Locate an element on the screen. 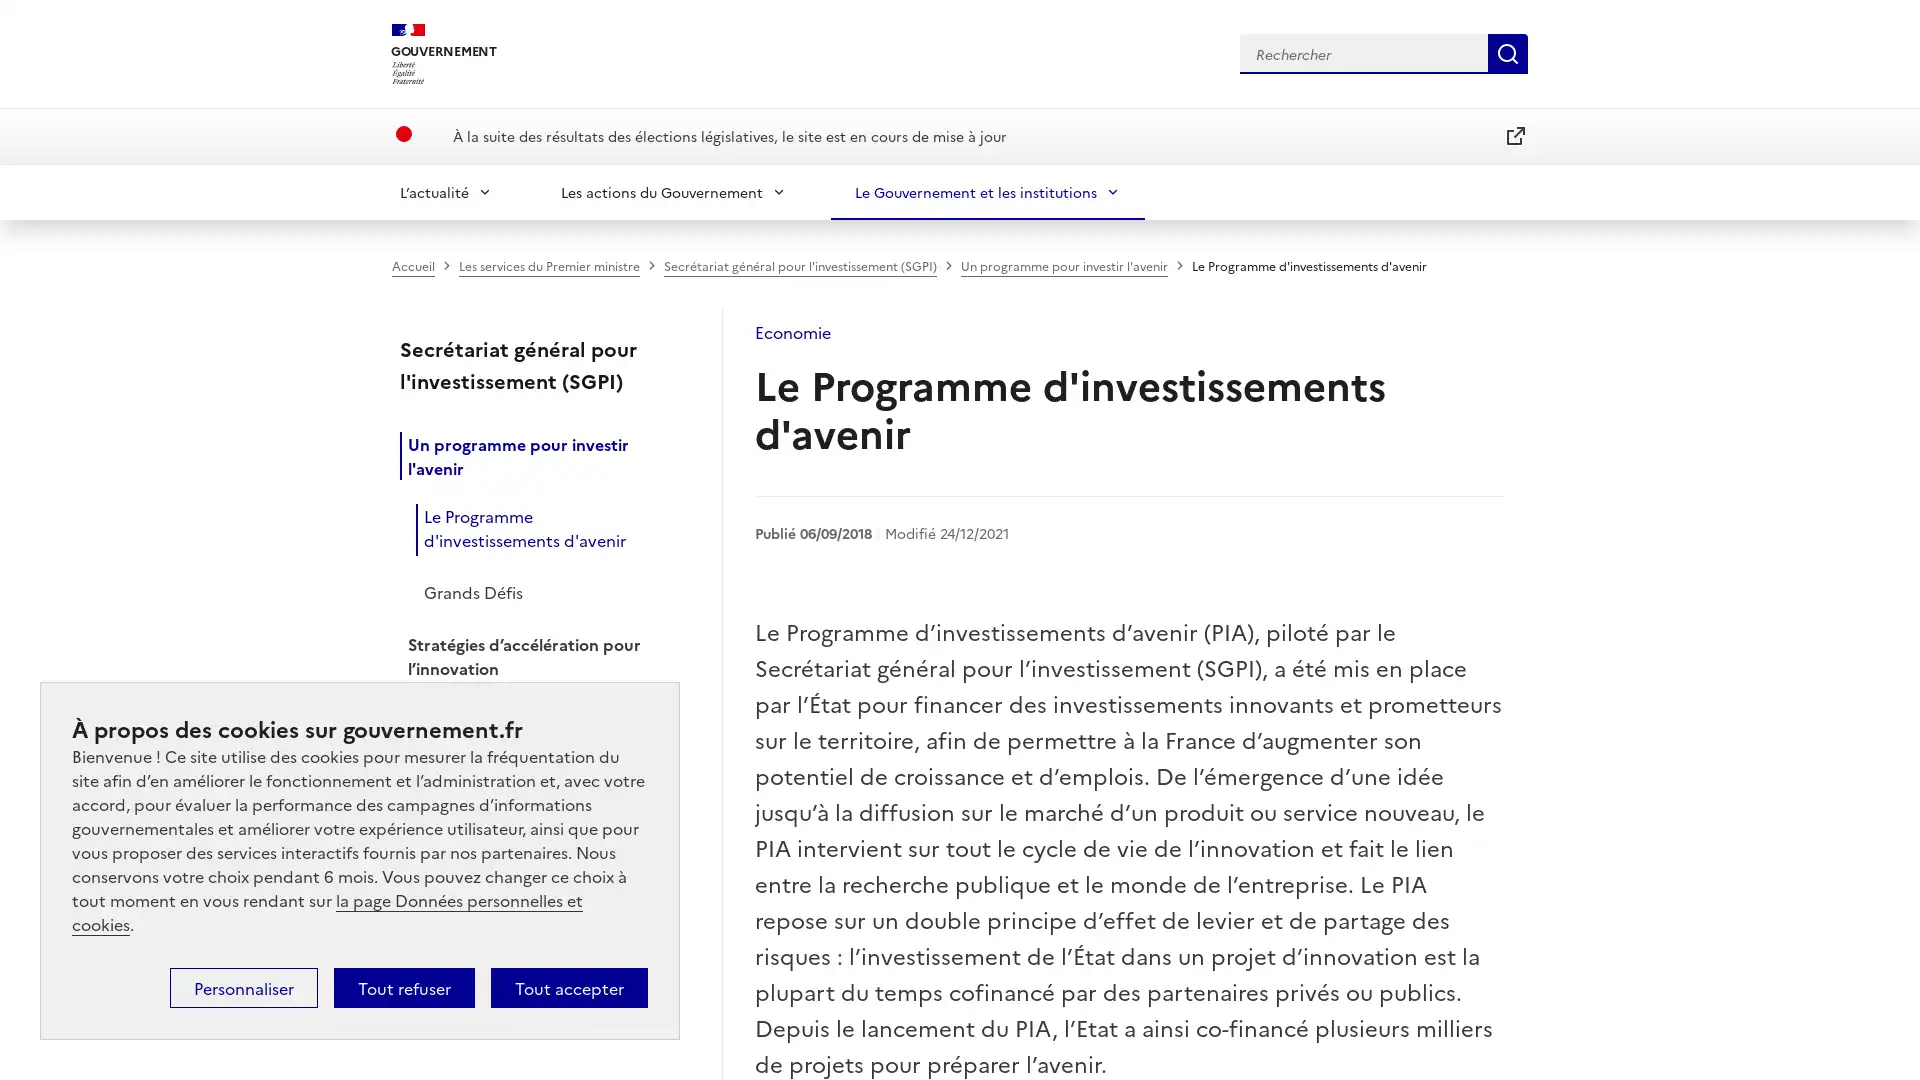  Lactualite is located at coordinates (445, 191).